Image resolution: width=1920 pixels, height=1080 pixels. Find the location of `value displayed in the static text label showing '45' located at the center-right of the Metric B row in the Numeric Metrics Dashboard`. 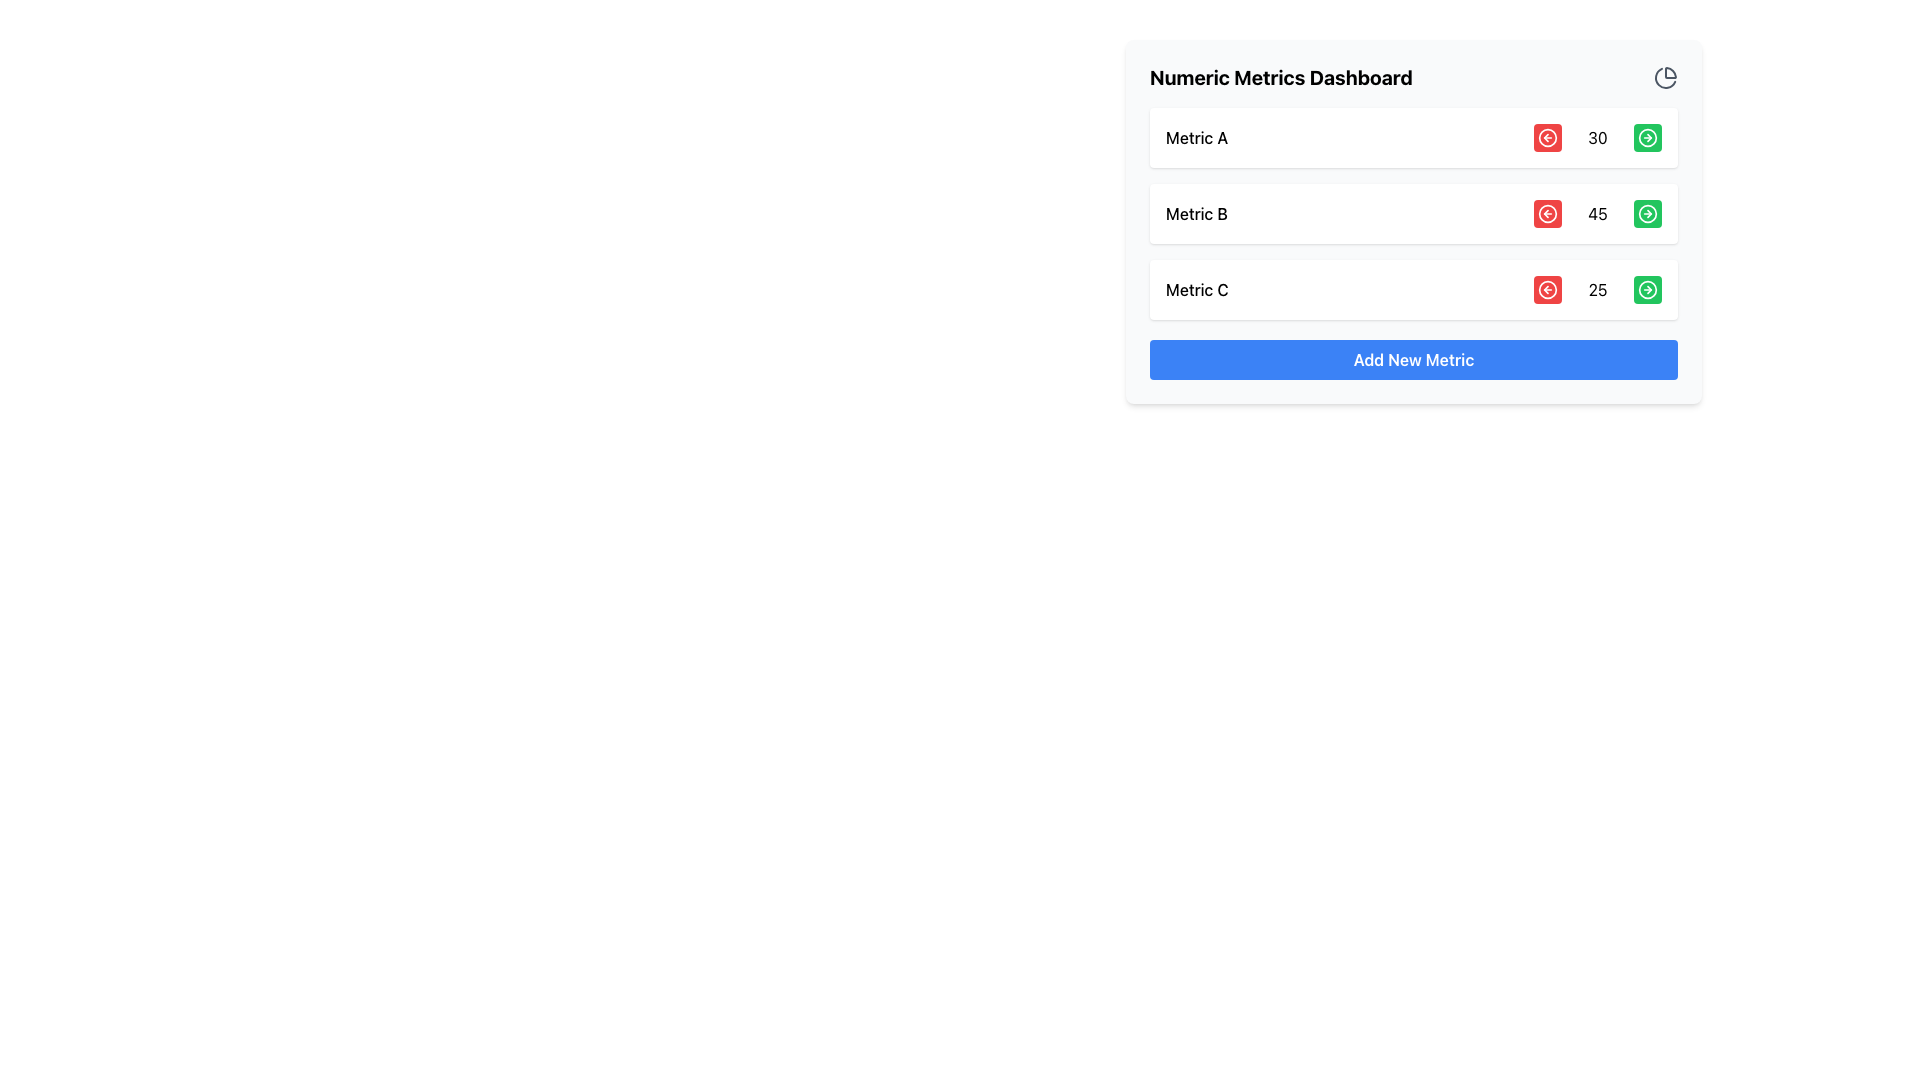

value displayed in the static text label showing '45' located at the center-right of the Metric B row in the Numeric Metrics Dashboard is located at coordinates (1597, 213).